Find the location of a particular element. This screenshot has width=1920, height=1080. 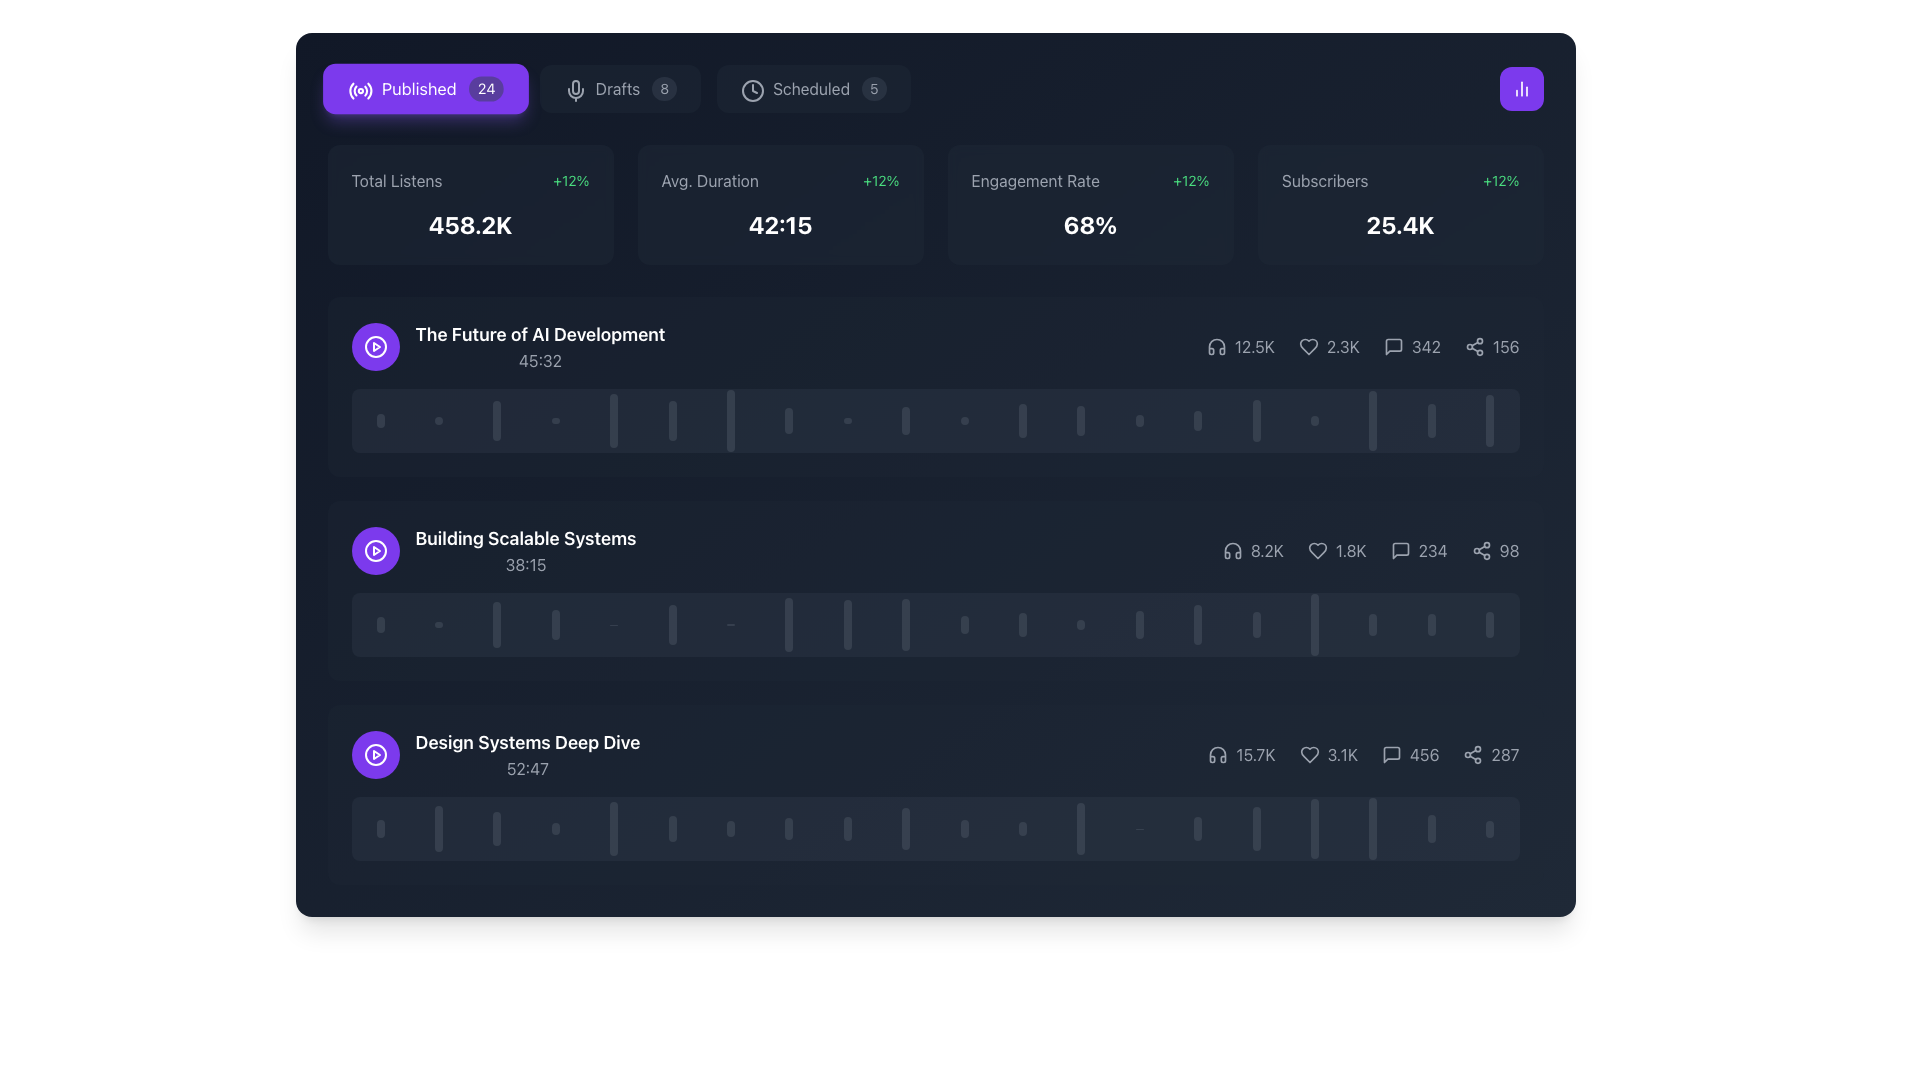

the clock icon located on the 'Scheduled' button, which indicates scheduled items or events, positioned near the count indicator '5' is located at coordinates (750, 87).